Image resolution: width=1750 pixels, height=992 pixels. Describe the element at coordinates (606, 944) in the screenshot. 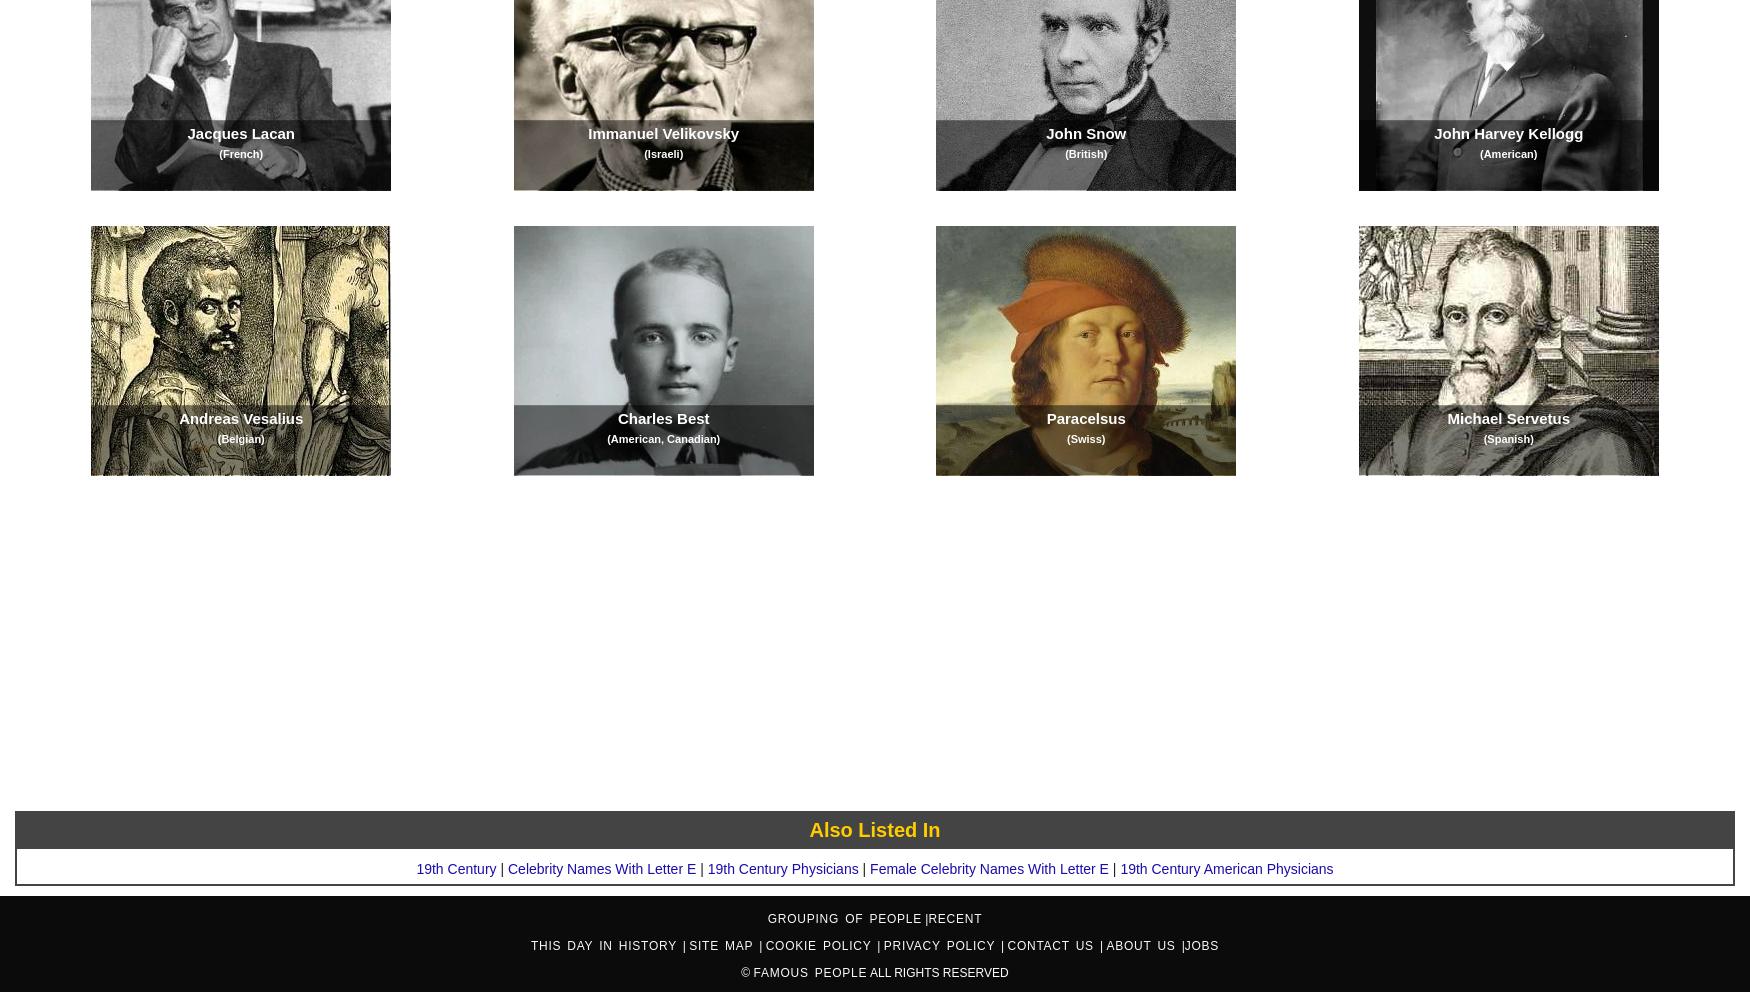

I see `'This Day In History'` at that location.